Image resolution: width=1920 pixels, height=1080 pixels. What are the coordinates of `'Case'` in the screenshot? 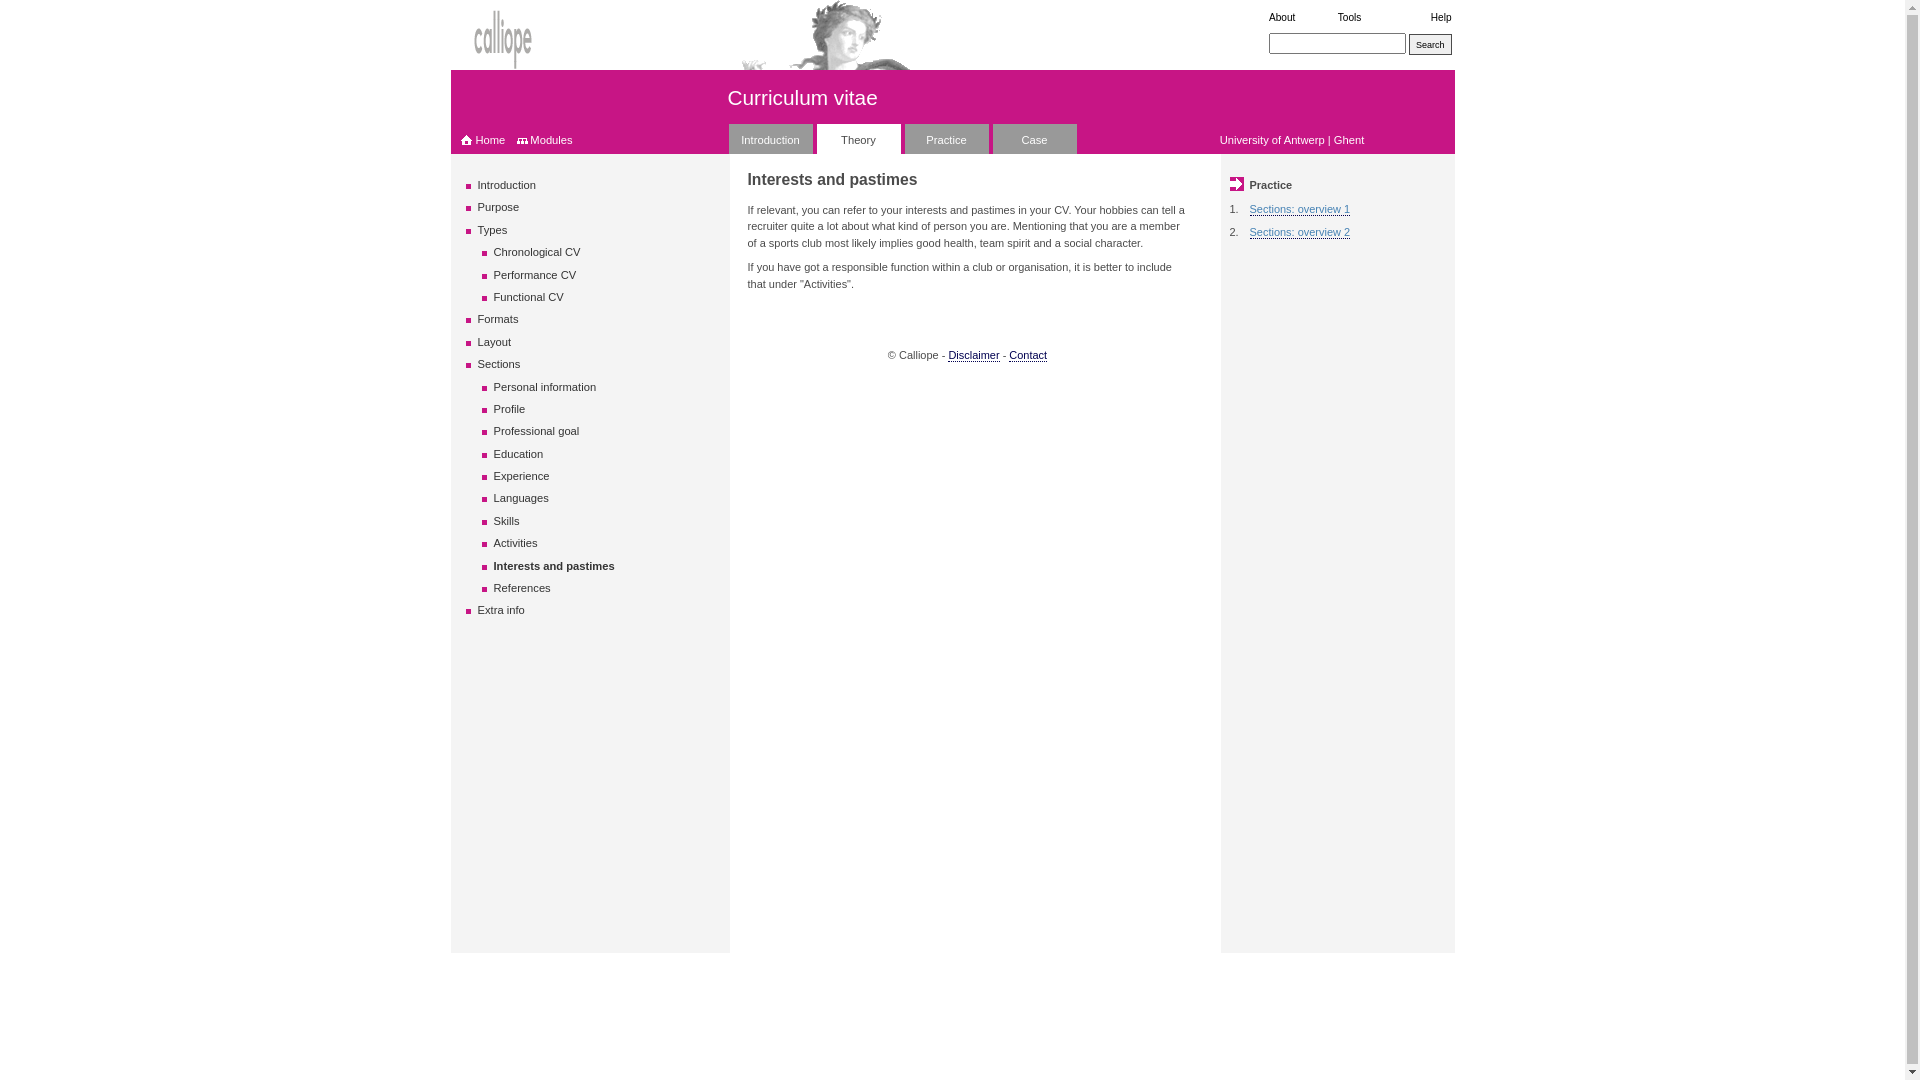 It's located at (1033, 137).